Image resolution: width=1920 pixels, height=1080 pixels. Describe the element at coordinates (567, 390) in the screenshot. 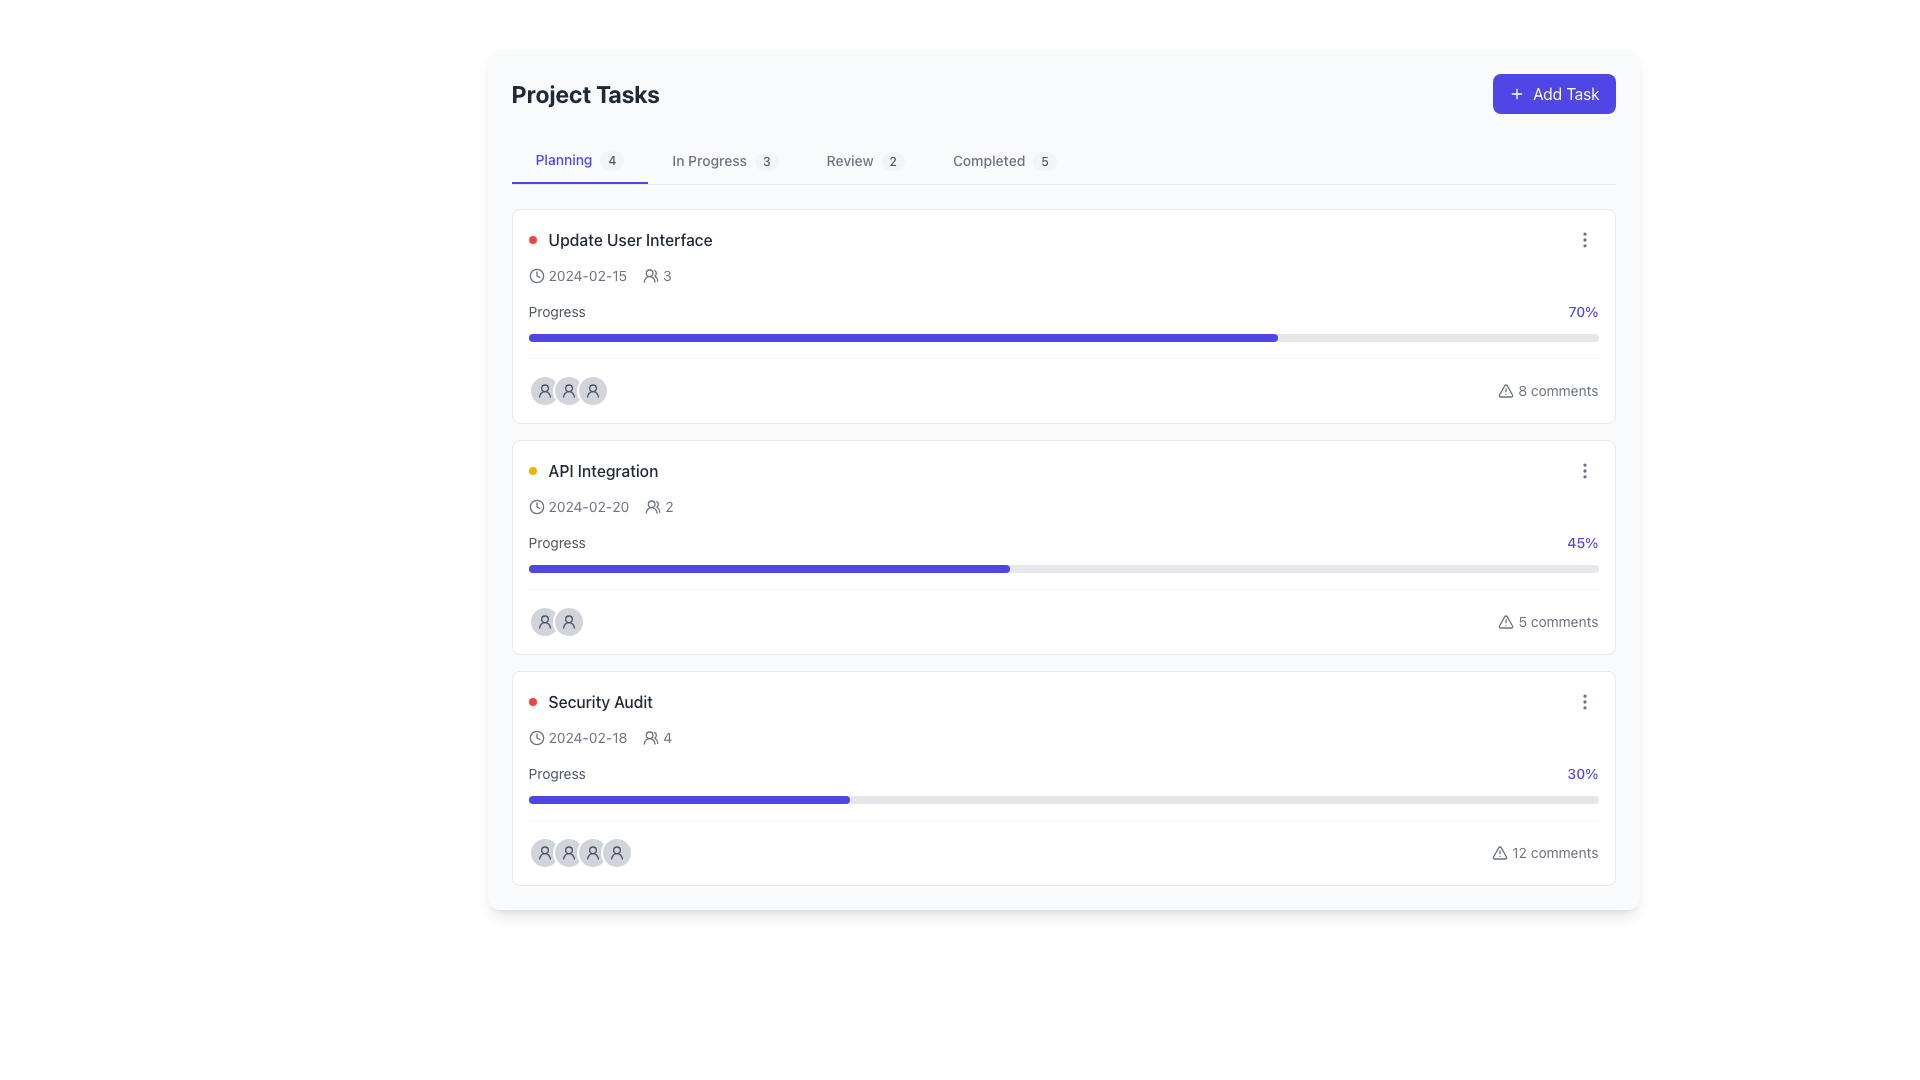

I see `the user avatar icon, which is a small rounded icon resembling a user's silhouette in a gray circular background` at that location.